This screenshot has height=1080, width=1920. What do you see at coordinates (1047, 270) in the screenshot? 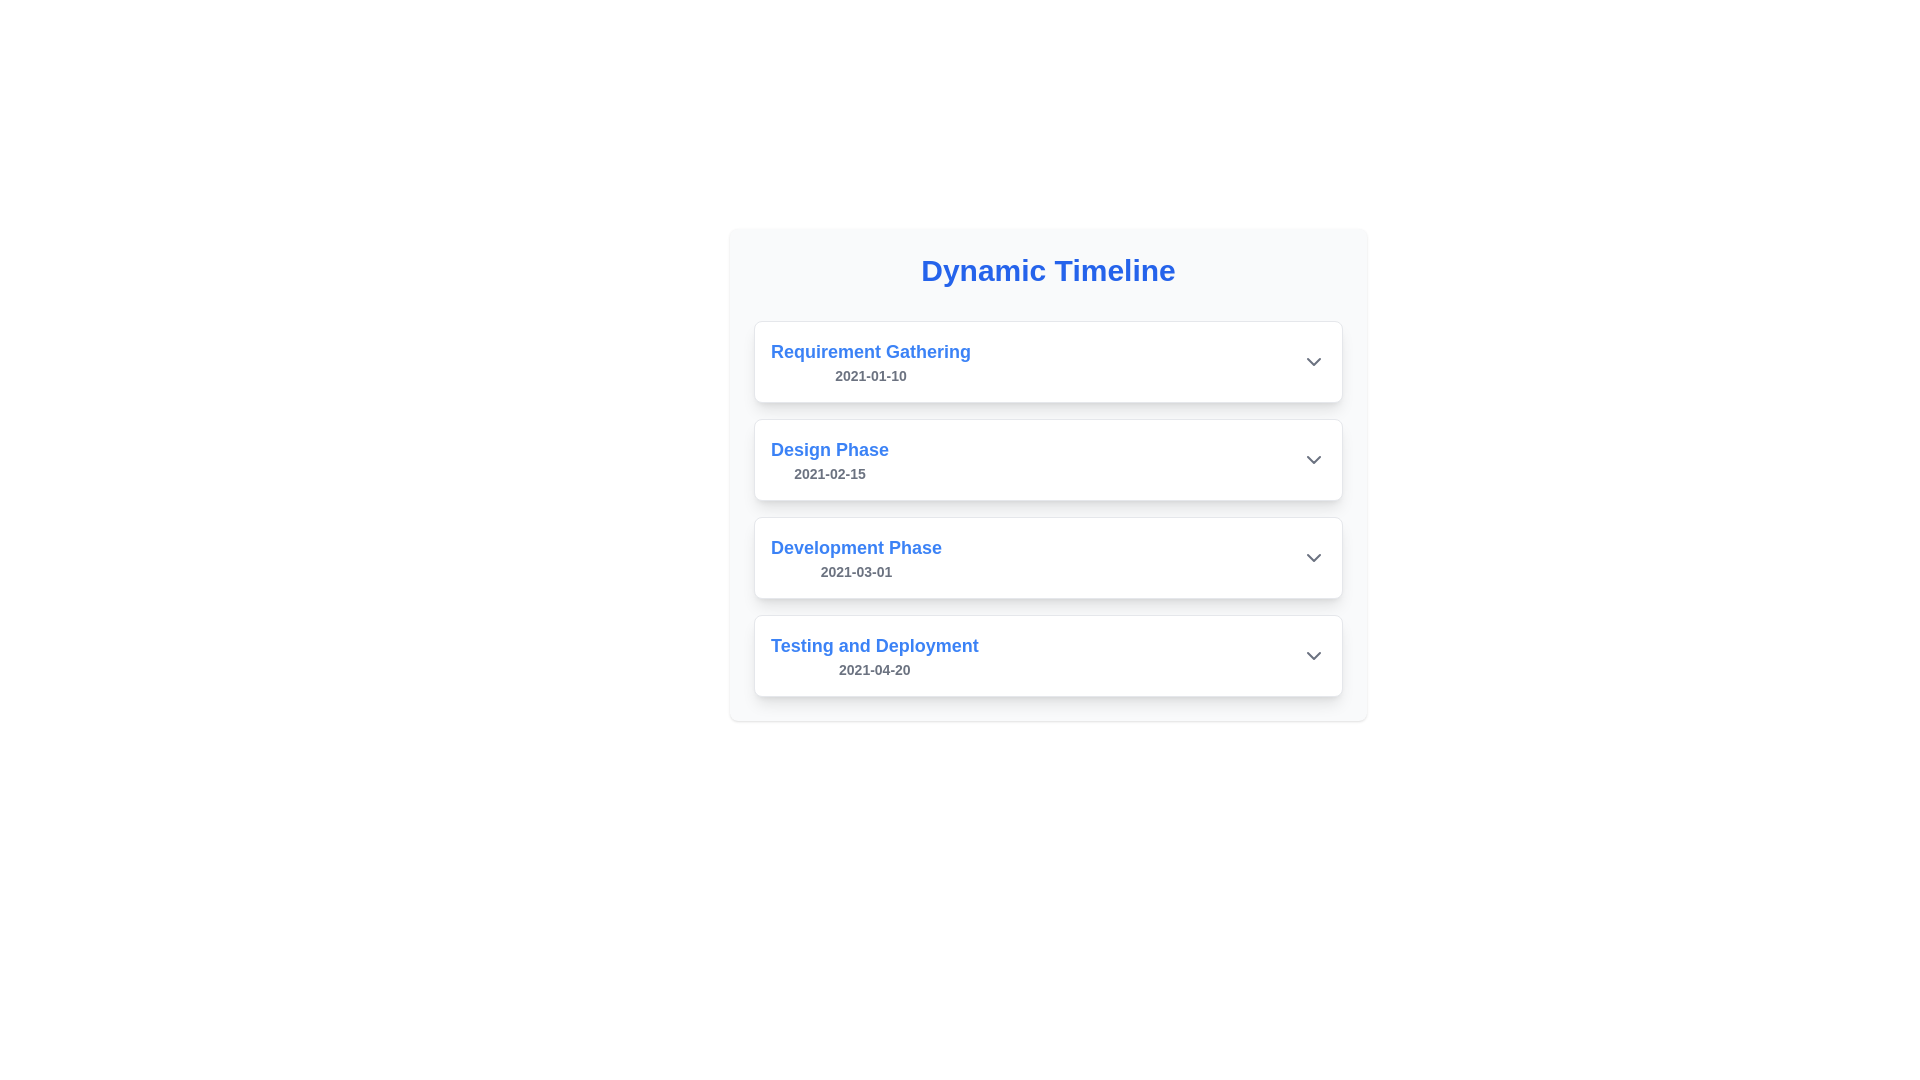
I see `the text label that serves as the title or header of the timeline component, positioned at the top of a white rectangular card, indicating the content below` at bounding box center [1047, 270].